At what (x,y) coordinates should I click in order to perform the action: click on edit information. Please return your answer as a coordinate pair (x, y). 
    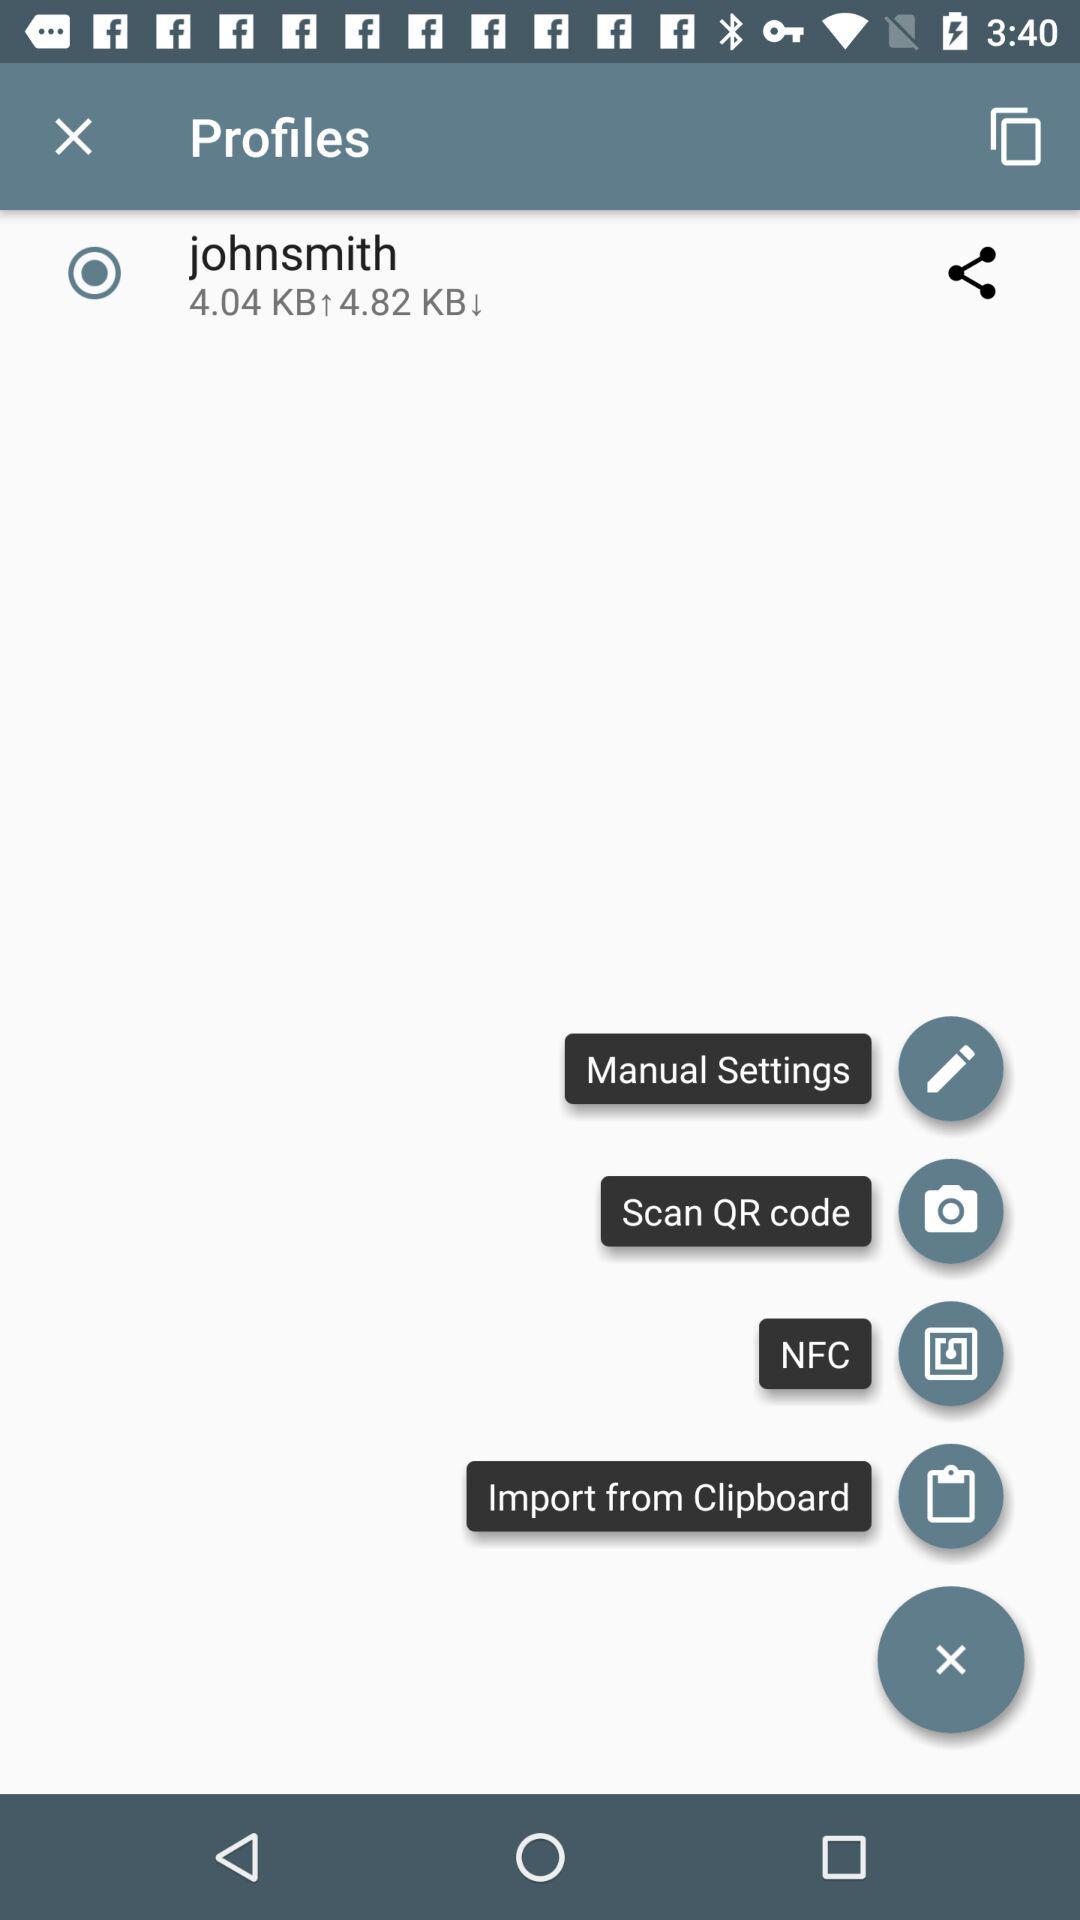
    Looking at the image, I should click on (950, 1067).